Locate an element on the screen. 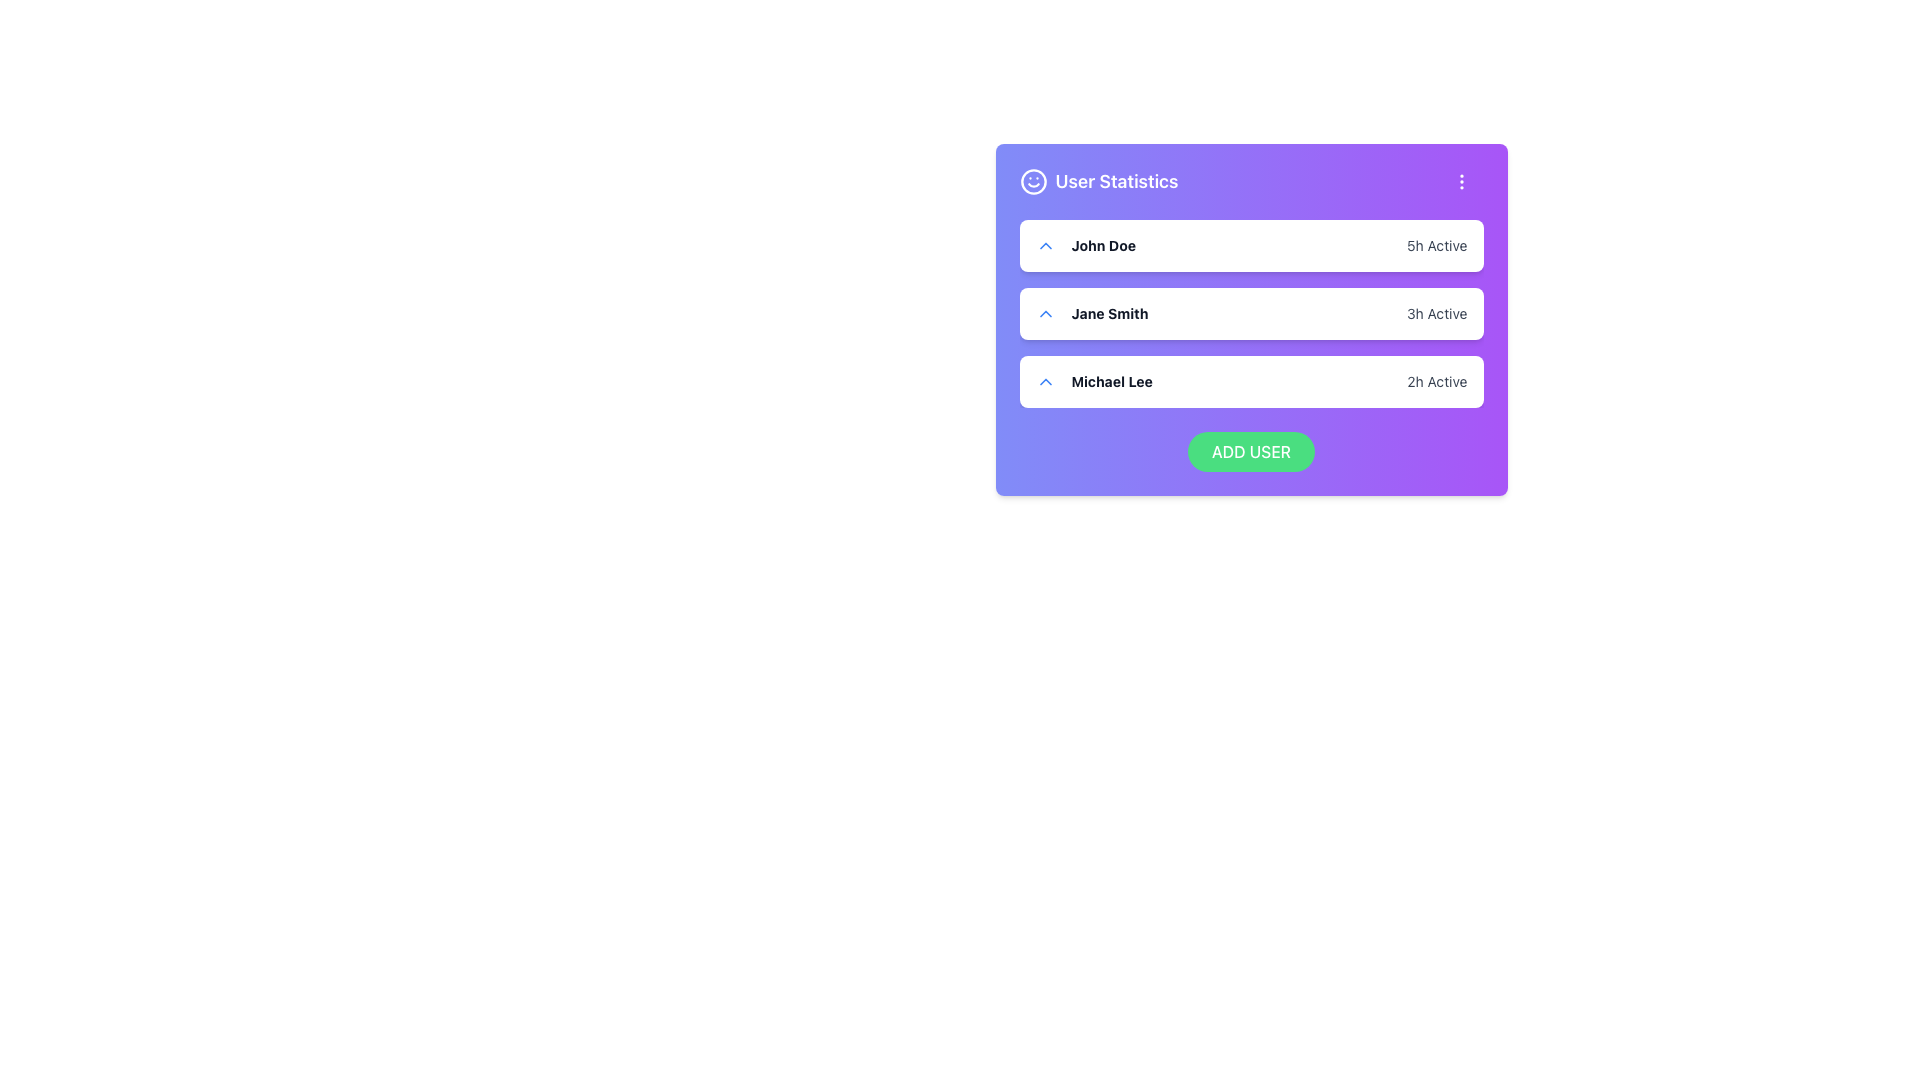  the user information panel displaying 'Jane Smith' with '3h Active' status, which is the second entry in the User Statistics list is located at coordinates (1250, 319).